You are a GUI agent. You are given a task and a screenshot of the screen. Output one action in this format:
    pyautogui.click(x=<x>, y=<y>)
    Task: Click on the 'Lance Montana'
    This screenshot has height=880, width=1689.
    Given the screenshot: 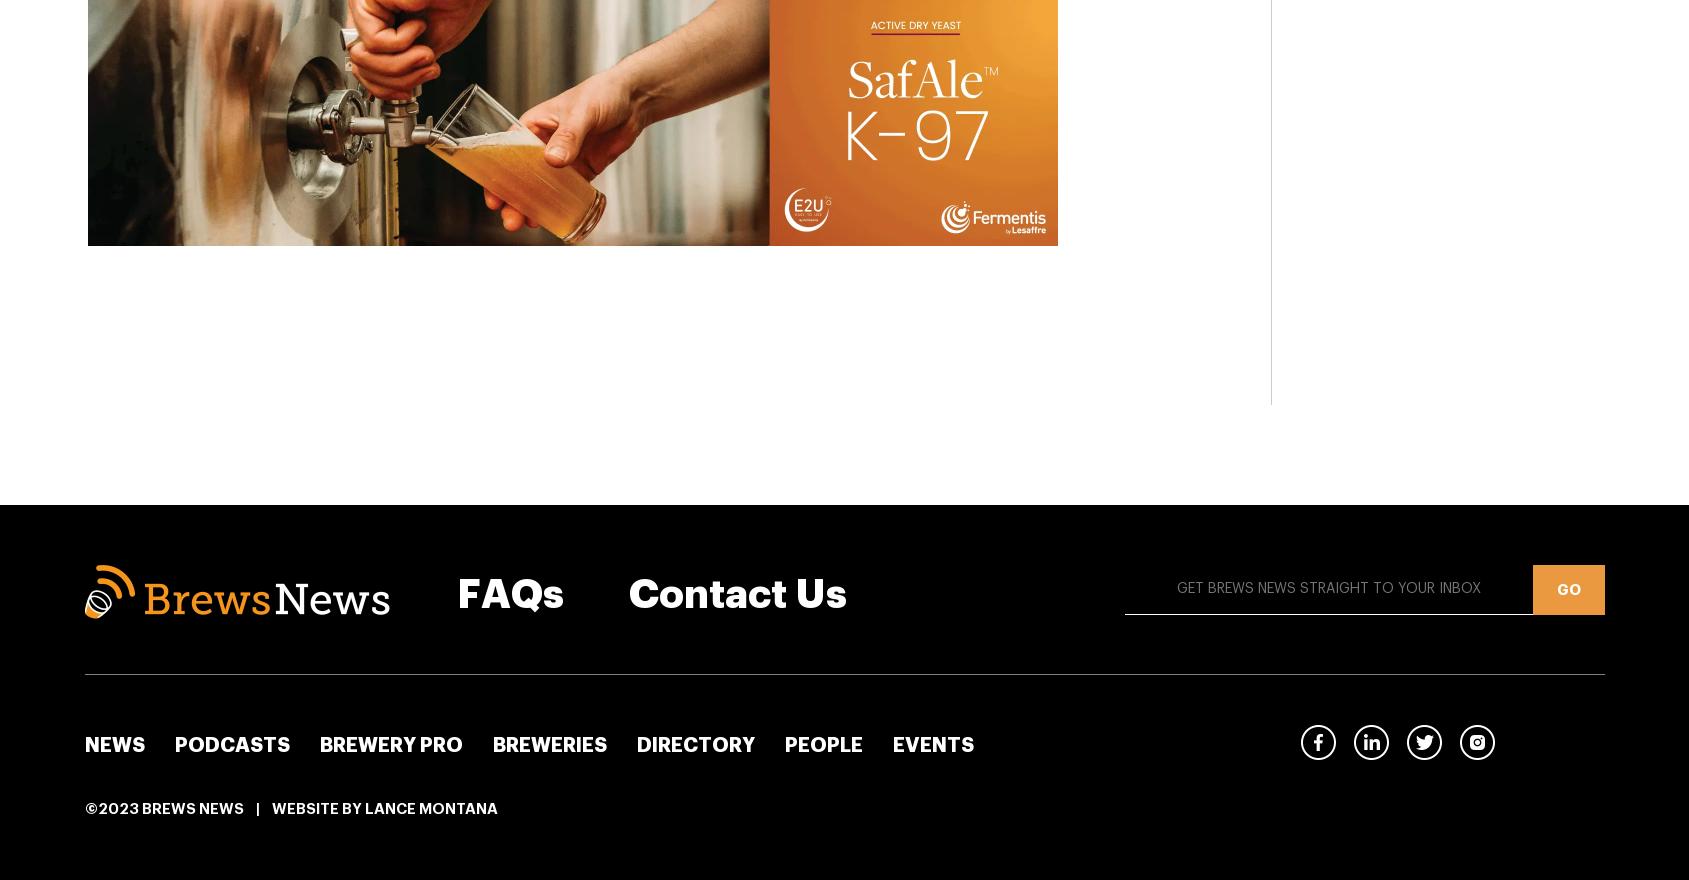 What is the action you would take?
    pyautogui.click(x=363, y=807)
    